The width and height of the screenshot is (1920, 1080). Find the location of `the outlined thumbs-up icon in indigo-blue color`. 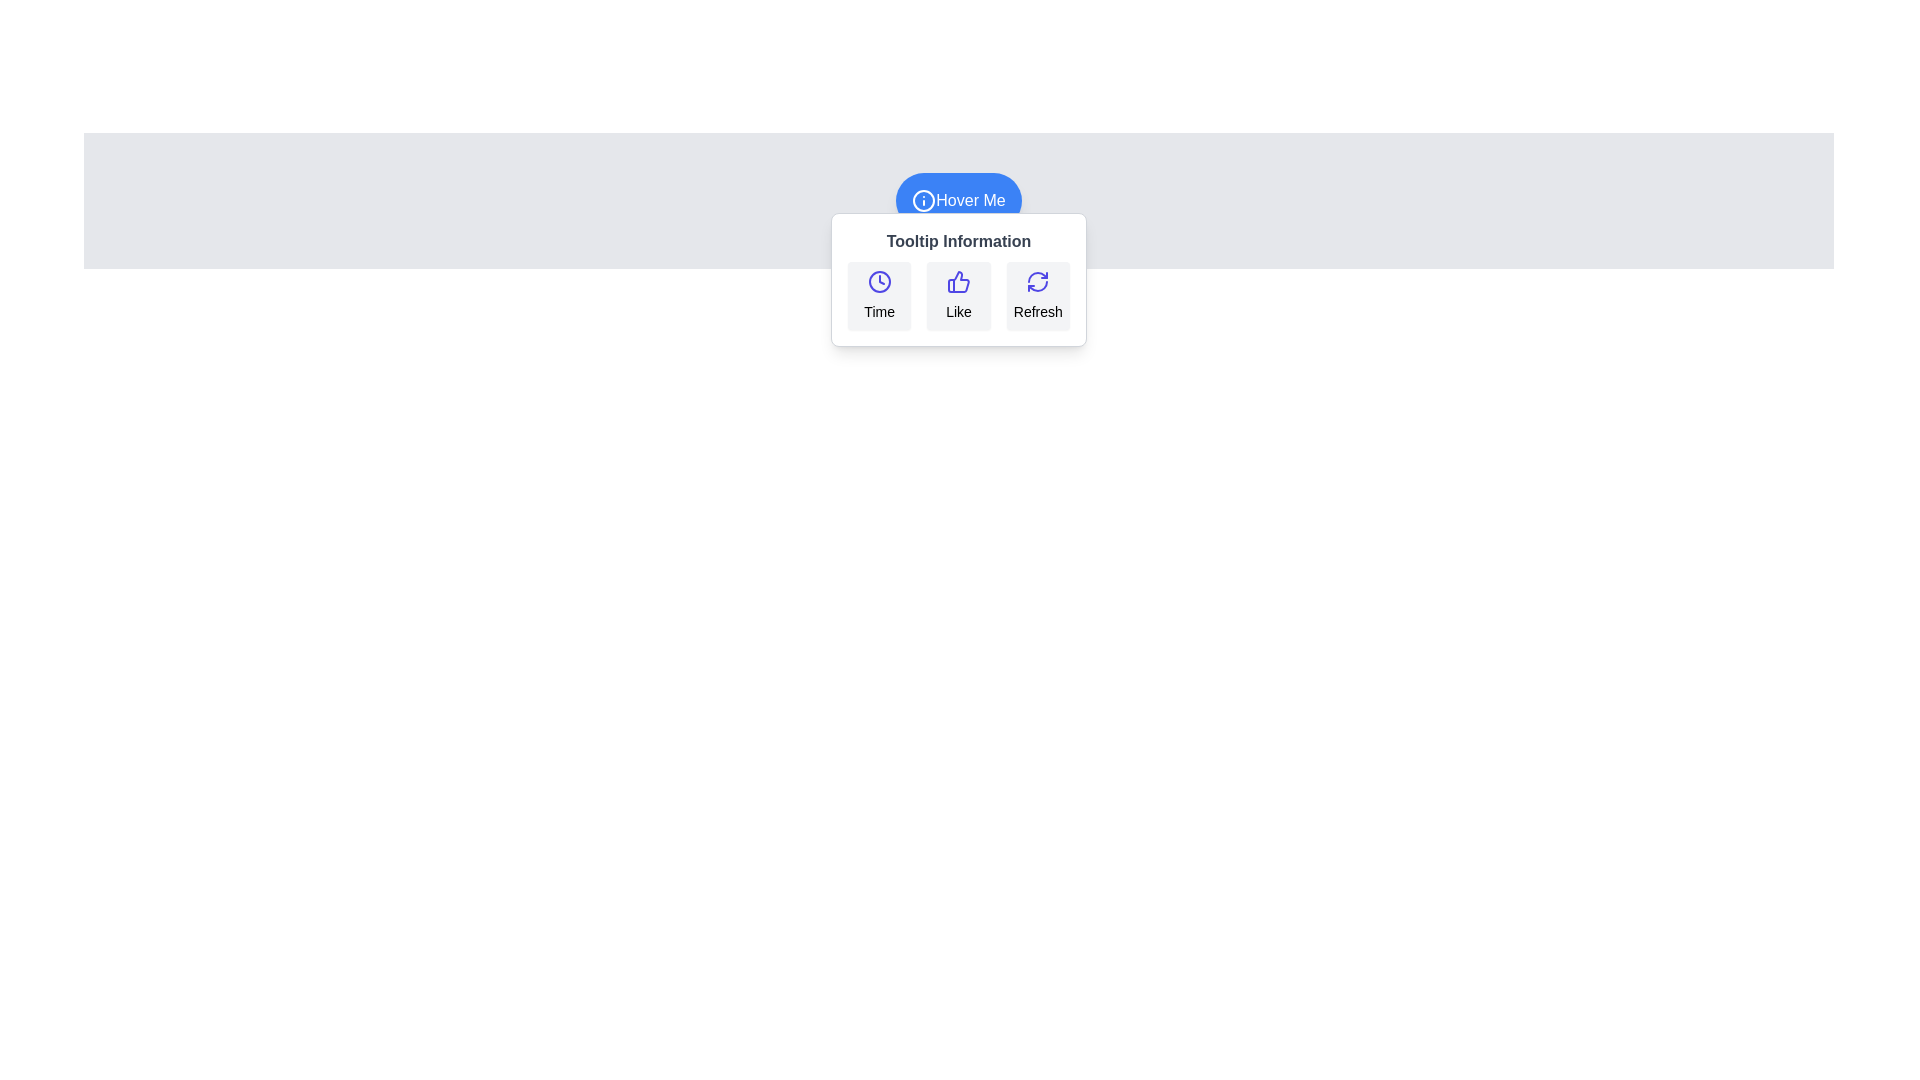

the outlined thumbs-up icon in indigo-blue color is located at coordinates (957, 281).